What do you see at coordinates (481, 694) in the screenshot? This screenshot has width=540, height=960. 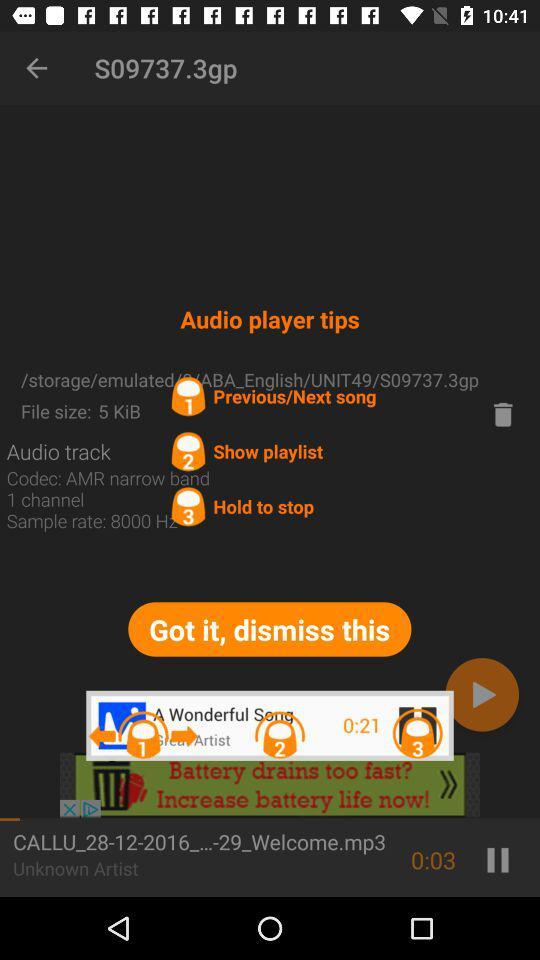 I see `the play icon` at bounding box center [481, 694].